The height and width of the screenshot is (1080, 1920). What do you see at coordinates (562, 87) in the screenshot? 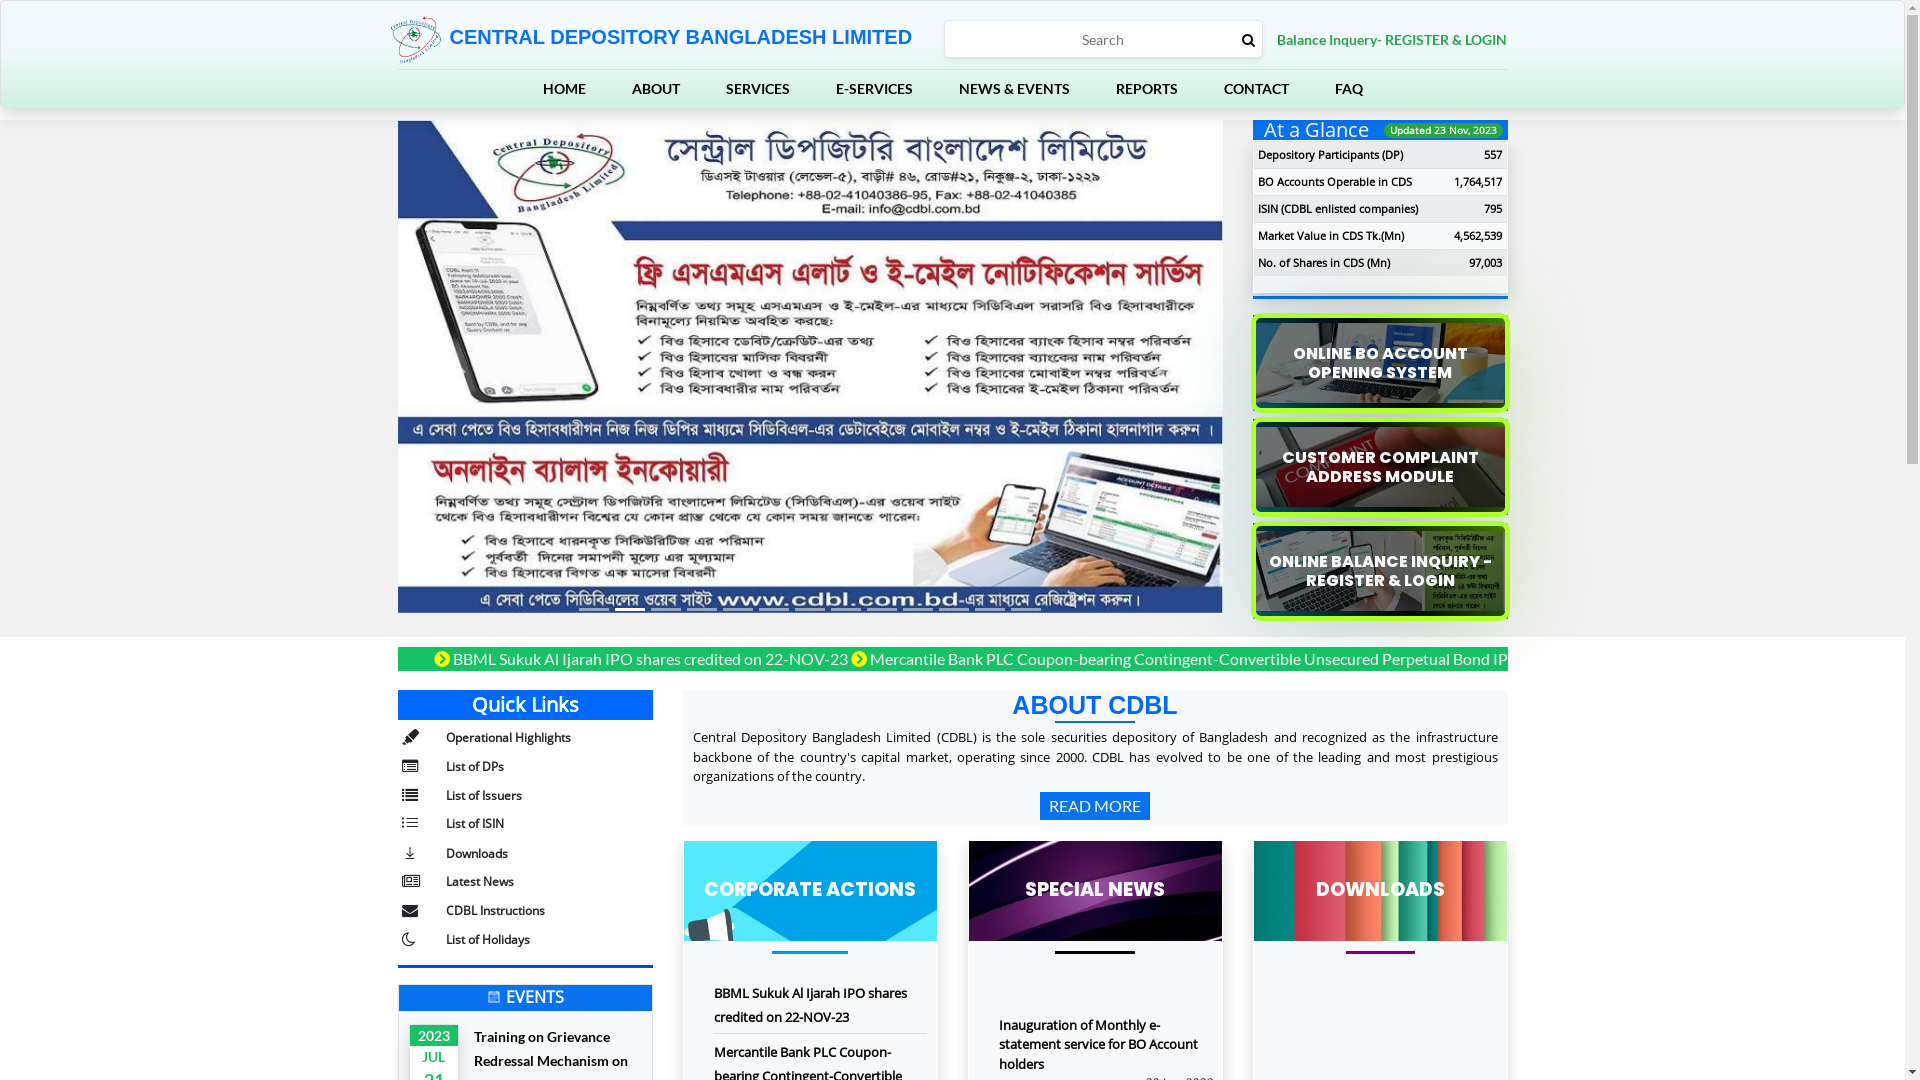
I see `'HOME'` at bounding box center [562, 87].